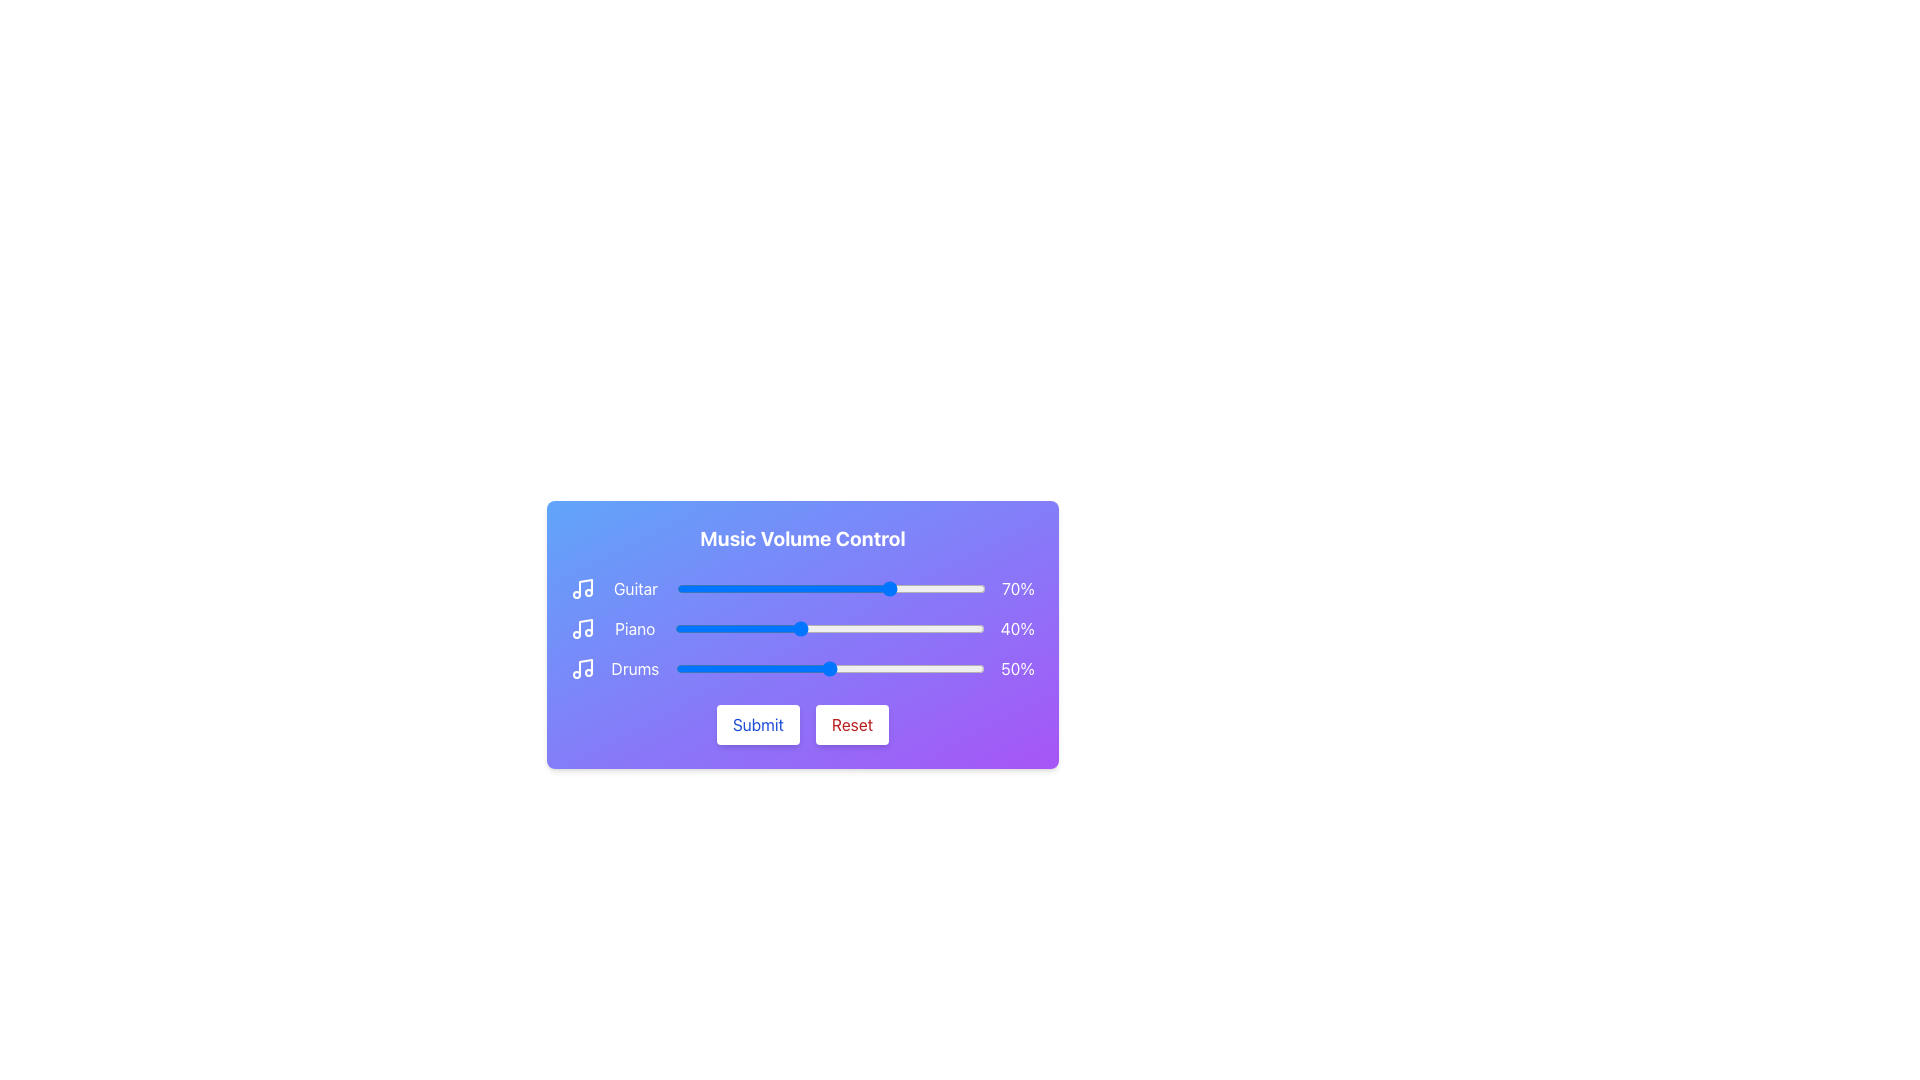  I want to click on the Piano slider, so click(795, 627).